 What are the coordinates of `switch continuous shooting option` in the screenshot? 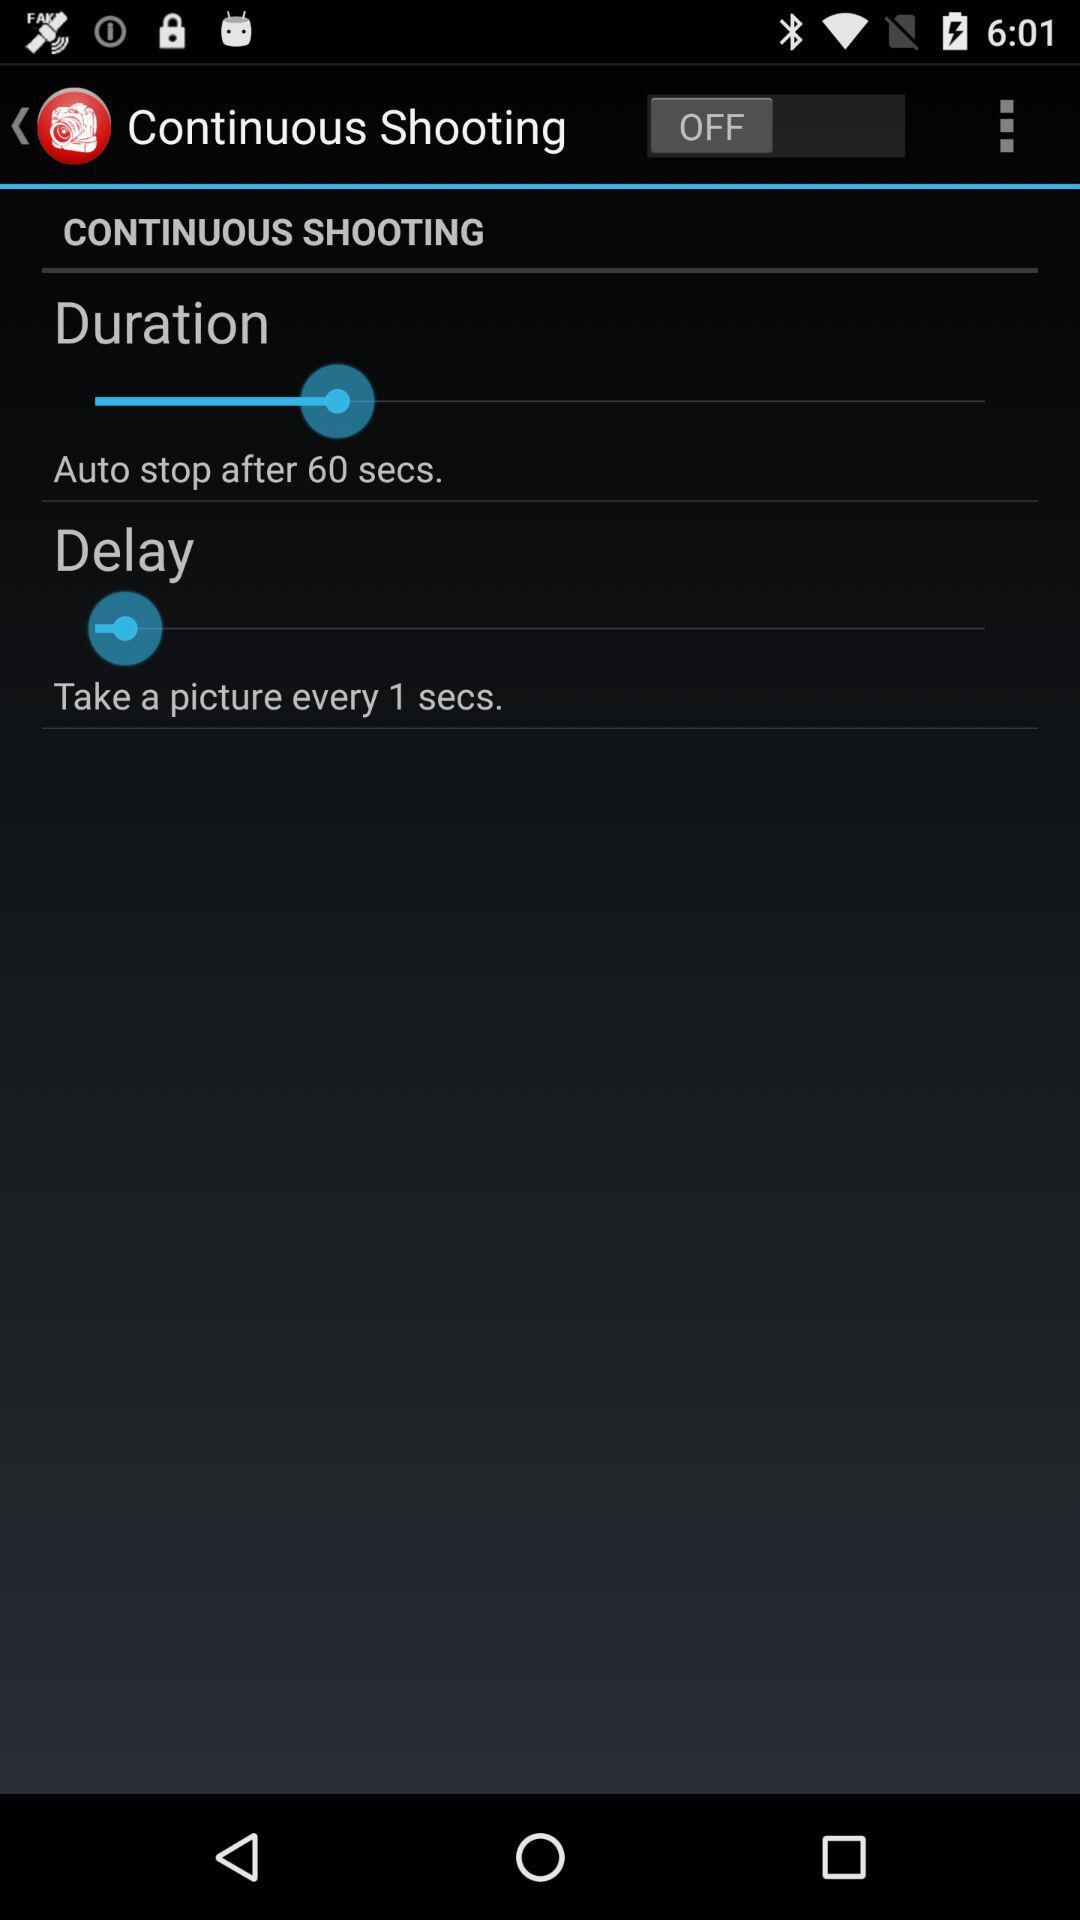 It's located at (775, 124).